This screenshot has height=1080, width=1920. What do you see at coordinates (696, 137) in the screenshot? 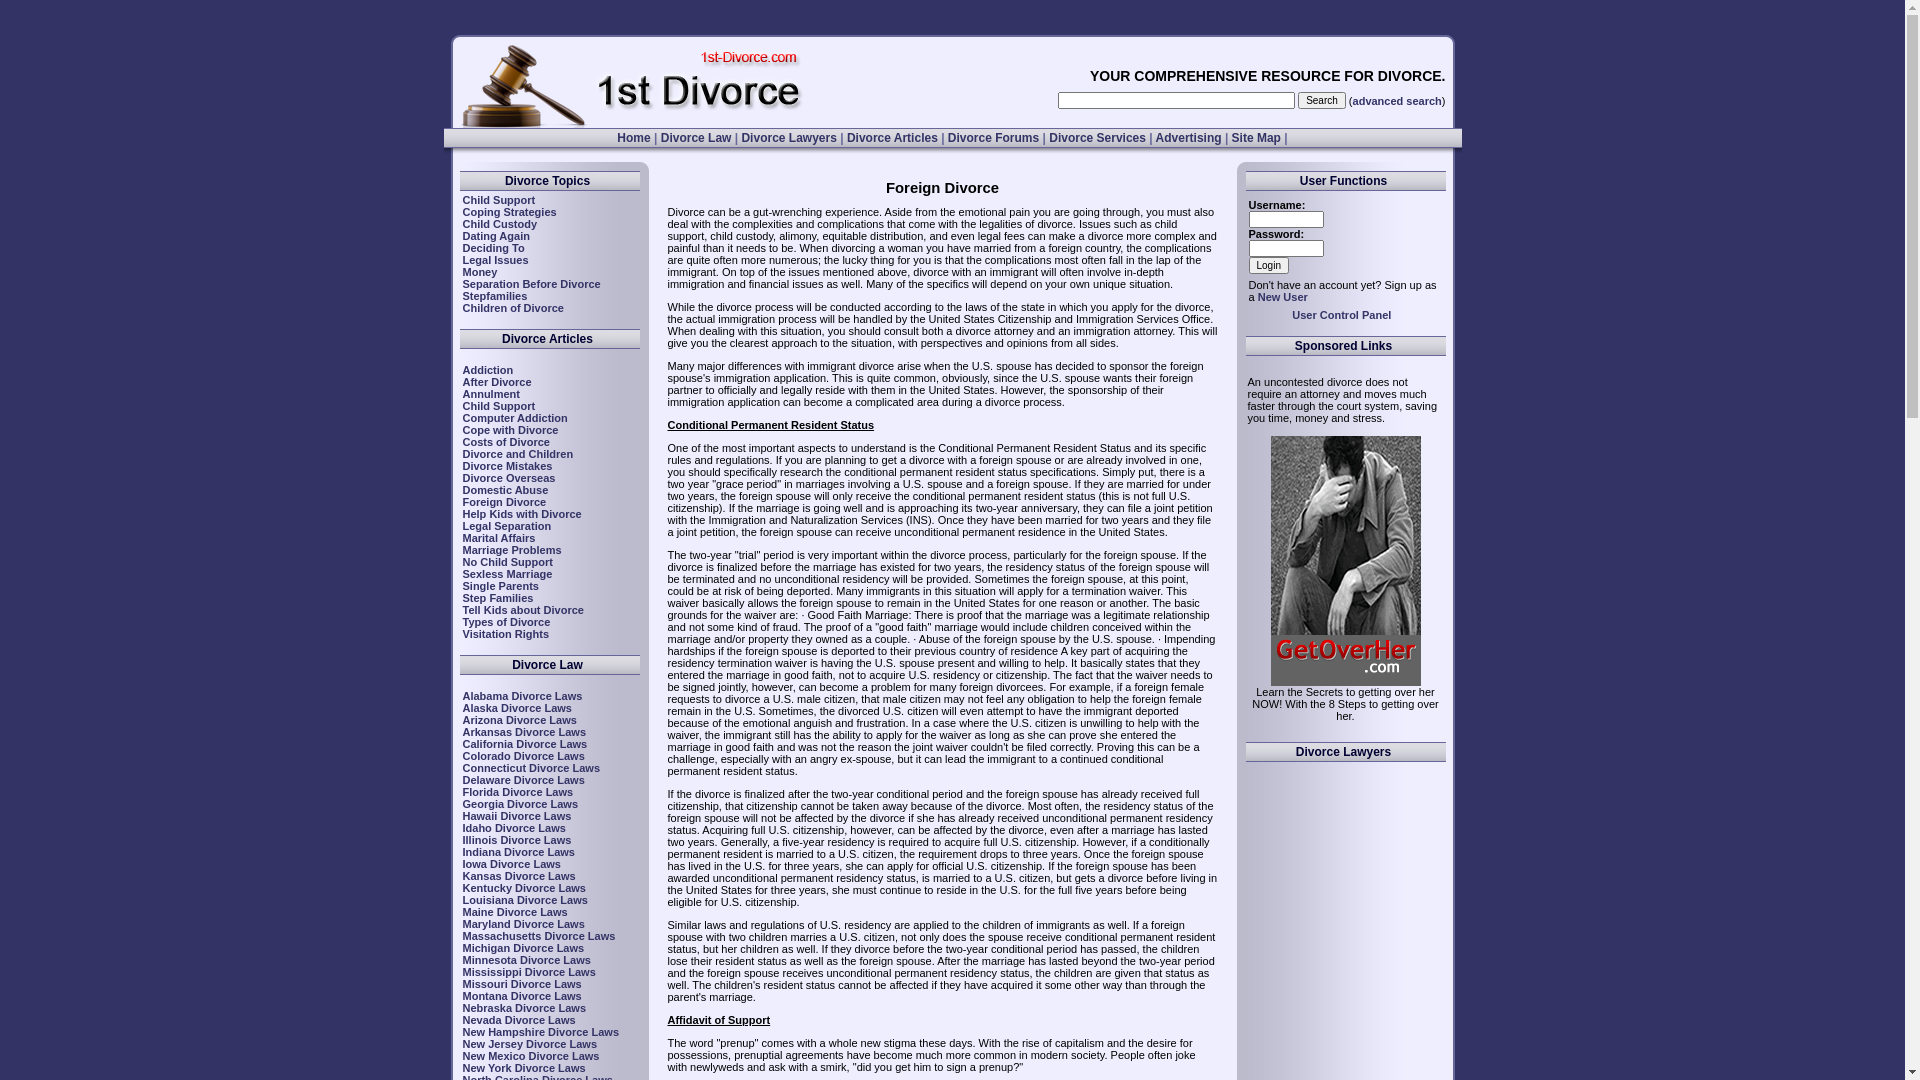
I see `'Divorce Law'` at bounding box center [696, 137].